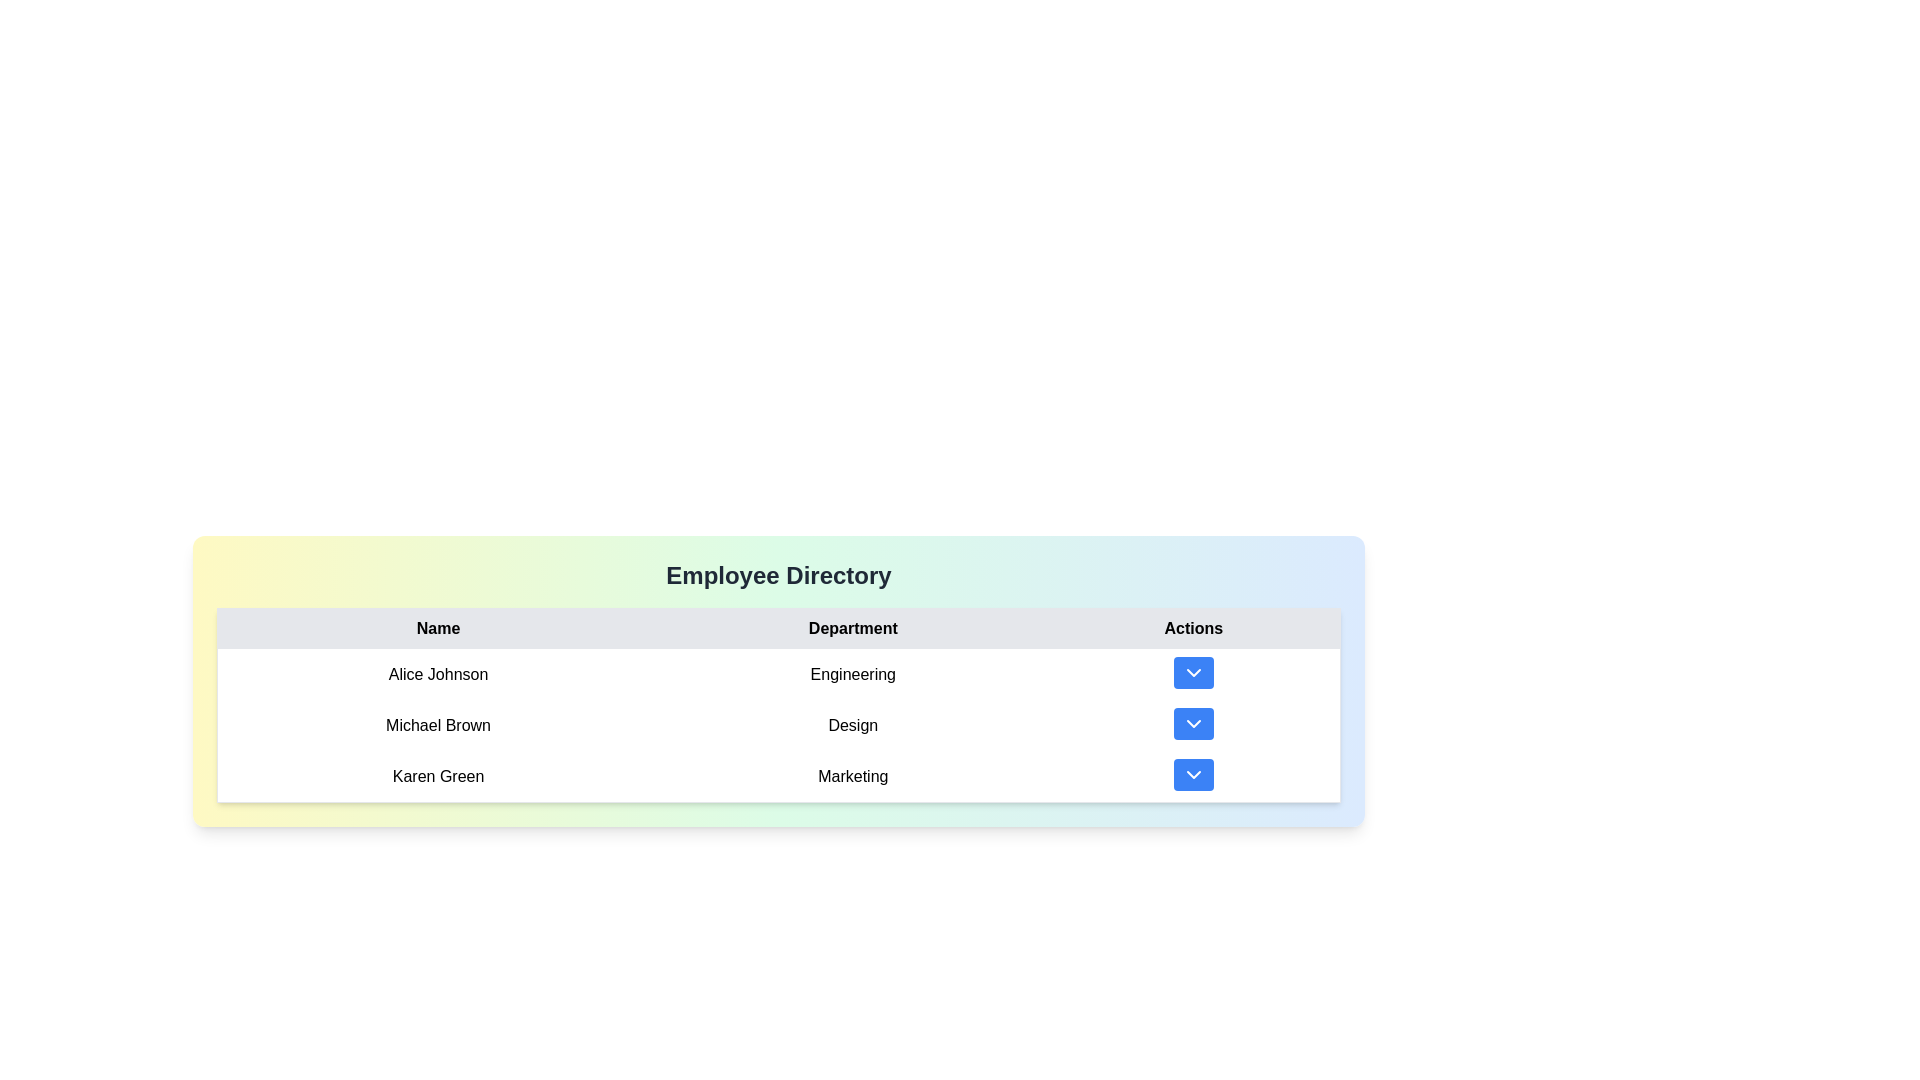  Describe the element at coordinates (437, 674) in the screenshot. I see `the text label displaying 'Alice Johnson' in the first column of the table, which is located directly under the header labeled 'Name'` at that location.